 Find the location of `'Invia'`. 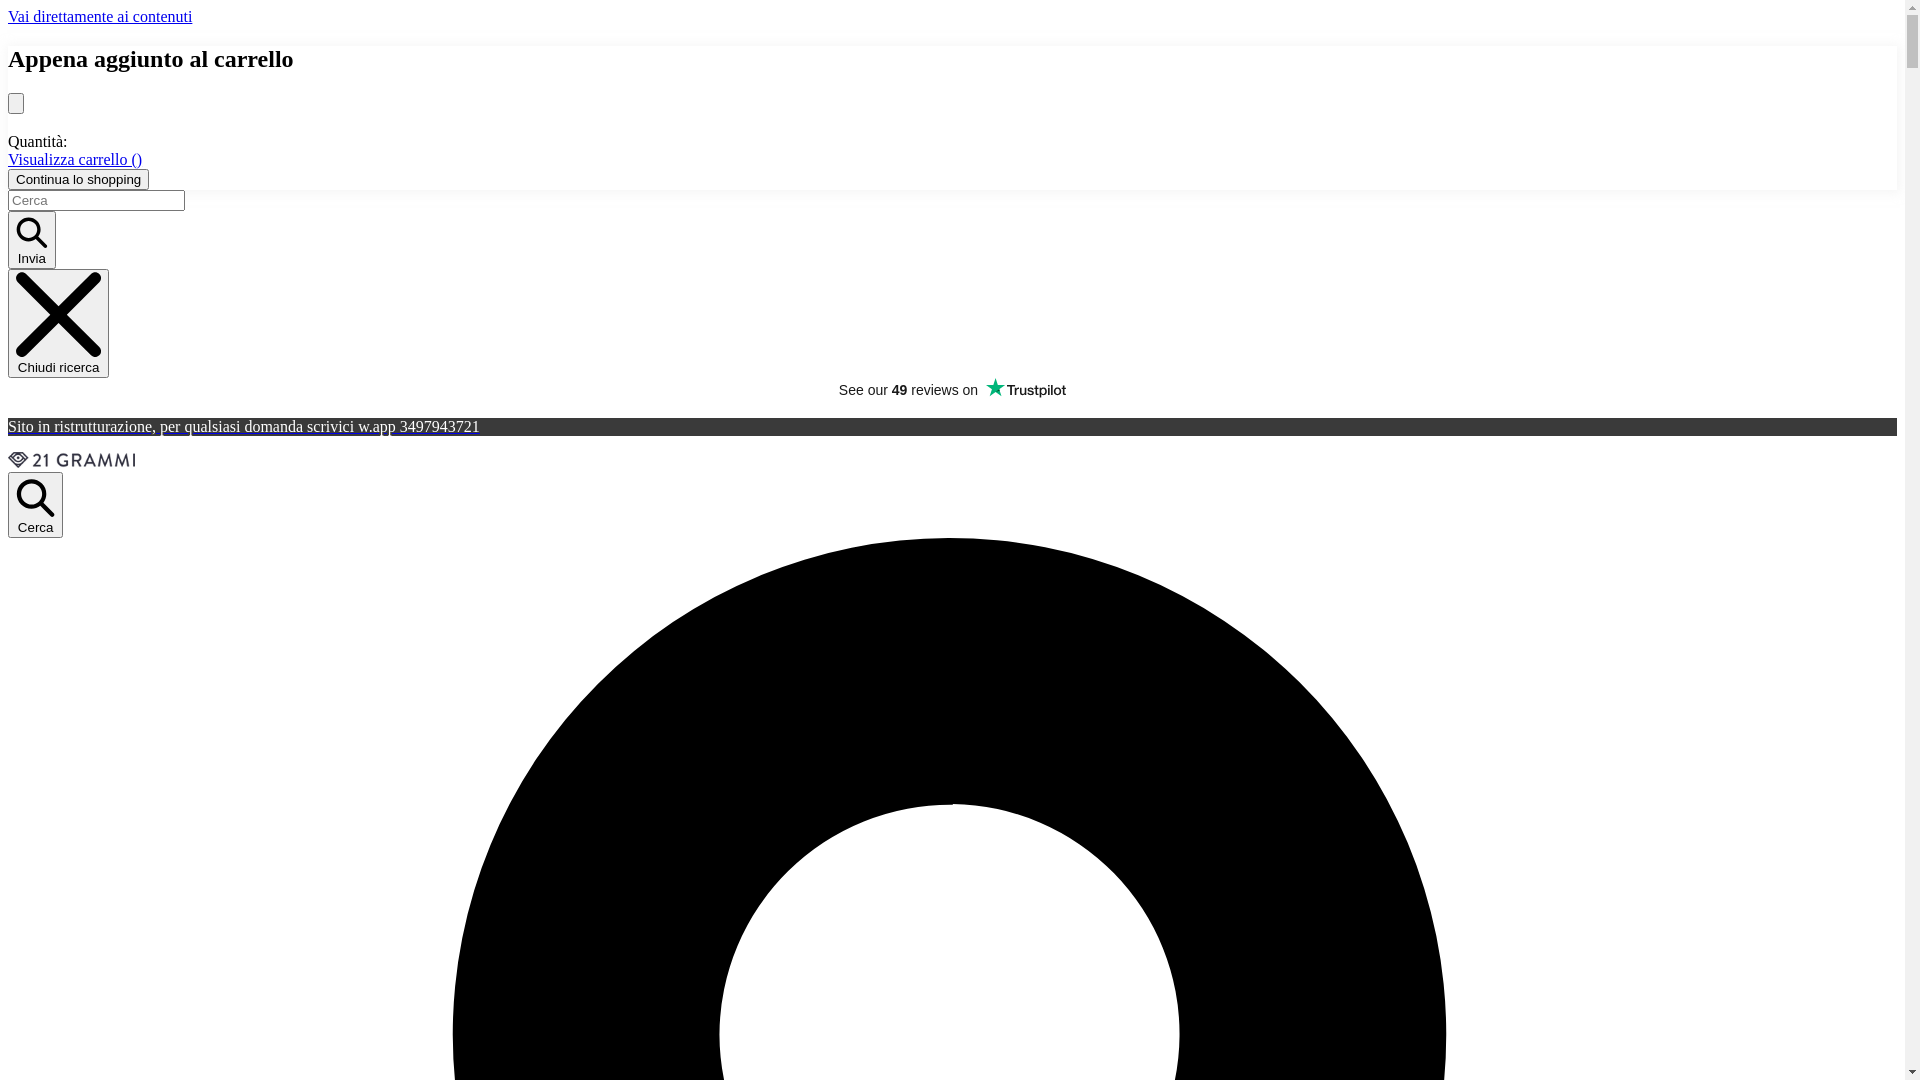

'Invia' is located at coordinates (8, 238).